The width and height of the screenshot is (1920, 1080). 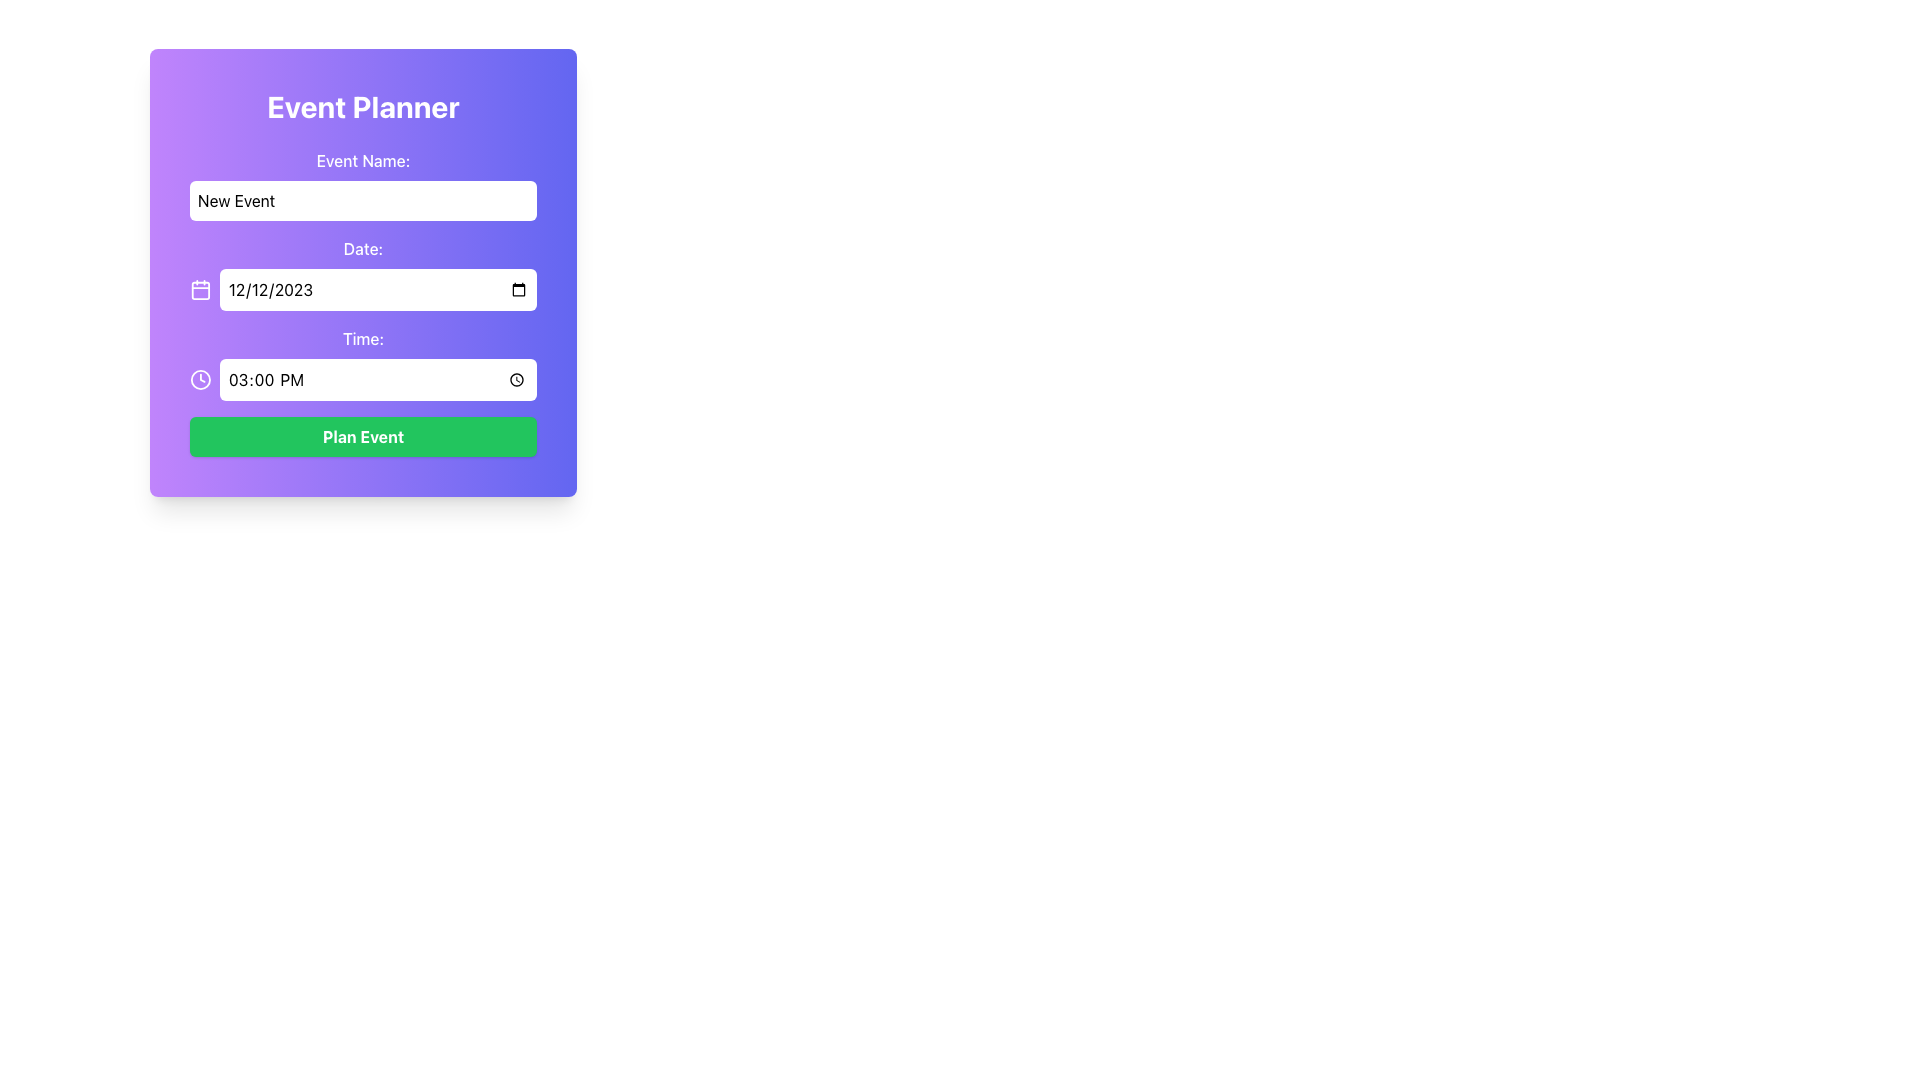 I want to click on the button located below the 'Time' input field, so click(x=363, y=435).